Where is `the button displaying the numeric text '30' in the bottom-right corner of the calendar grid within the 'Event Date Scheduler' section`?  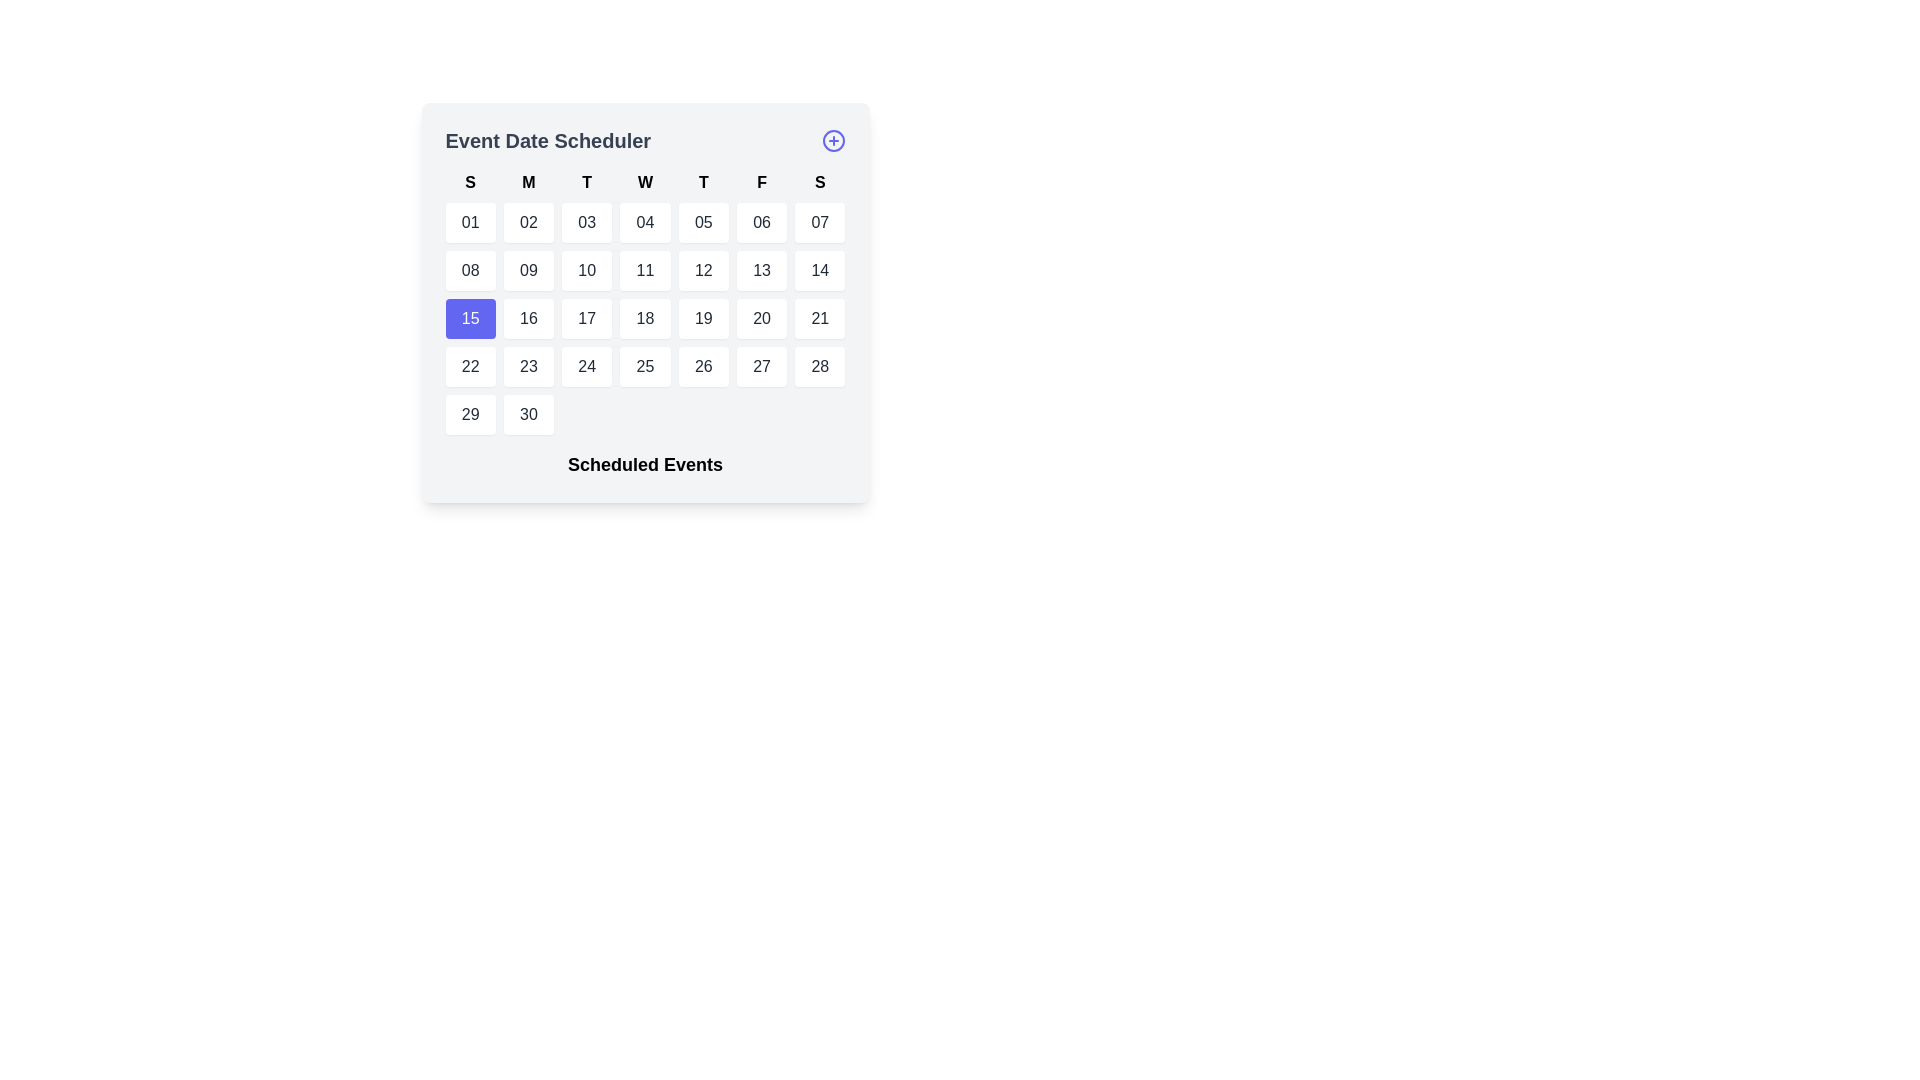 the button displaying the numeric text '30' in the bottom-right corner of the calendar grid within the 'Event Date Scheduler' section is located at coordinates (528, 414).